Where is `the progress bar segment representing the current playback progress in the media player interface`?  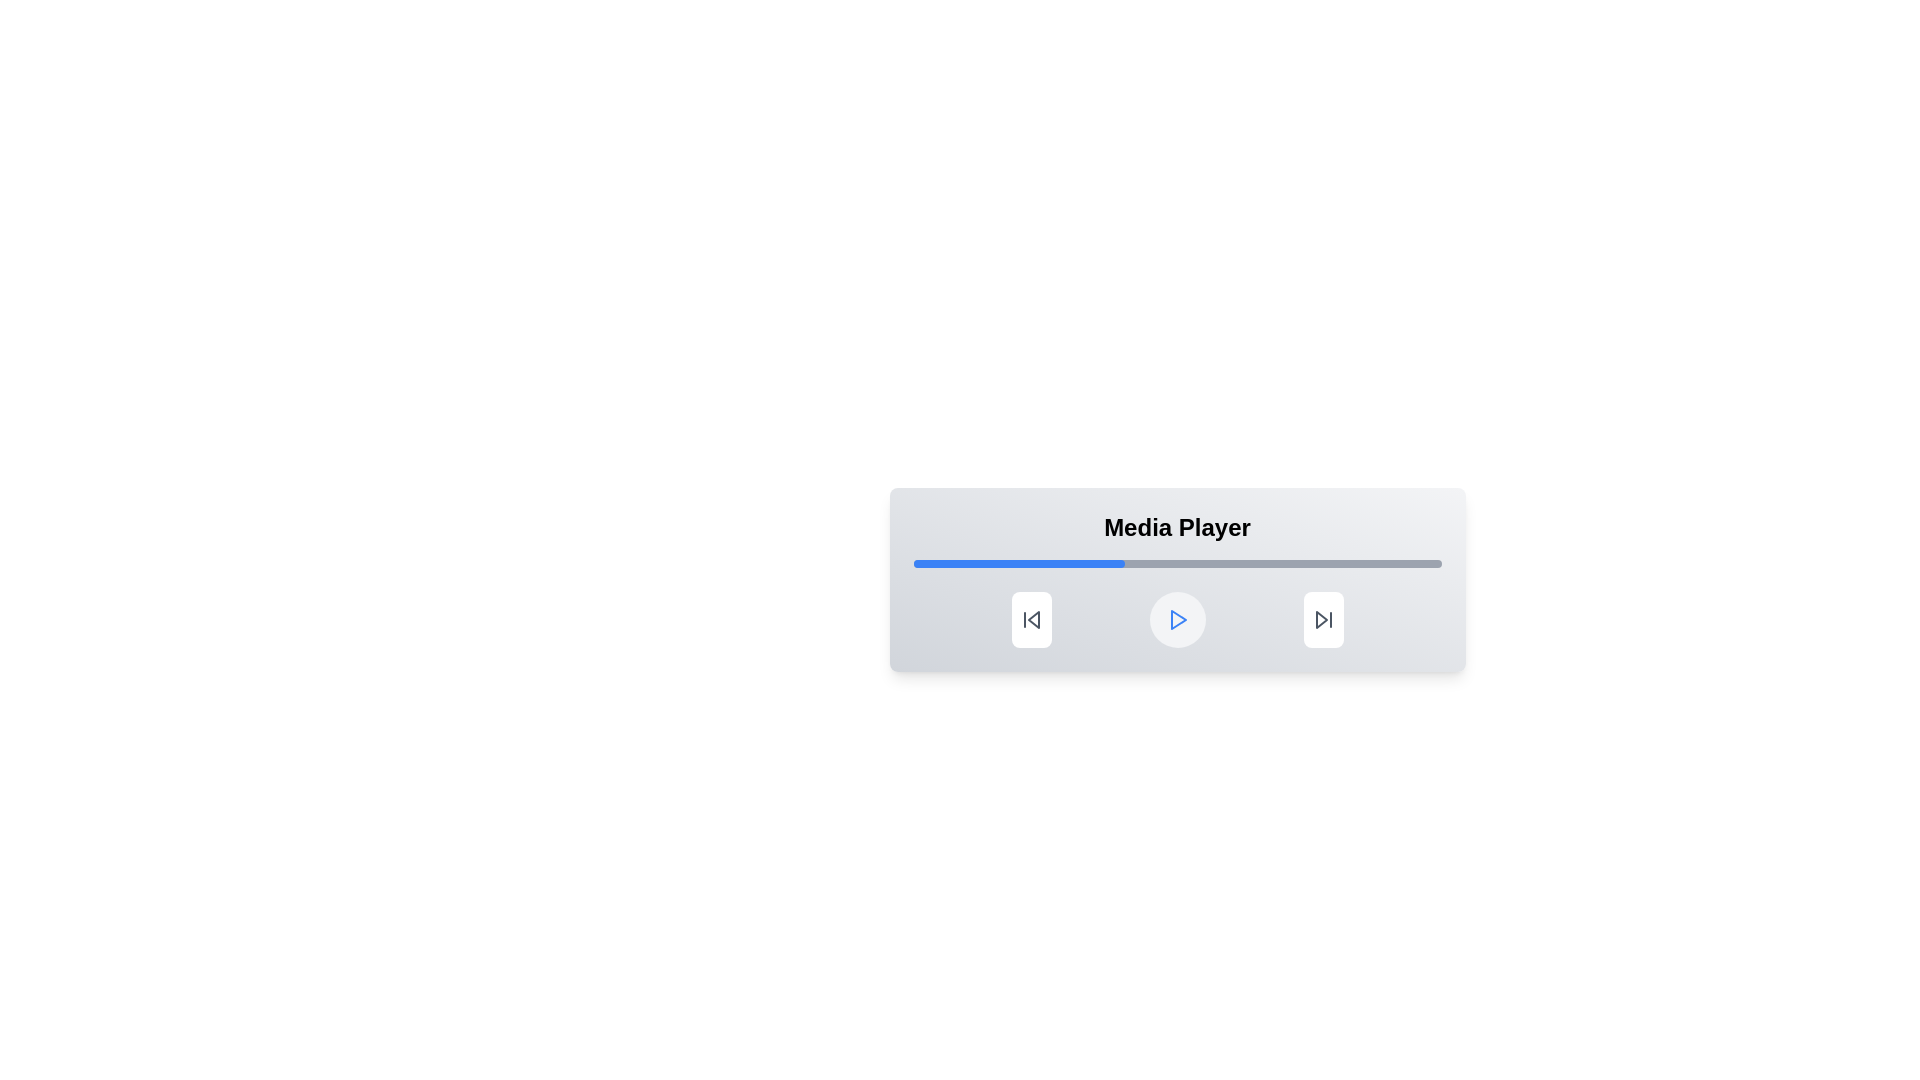 the progress bar segment representing the current playback progress in the media player interface is located at coordinates (1019, 563).